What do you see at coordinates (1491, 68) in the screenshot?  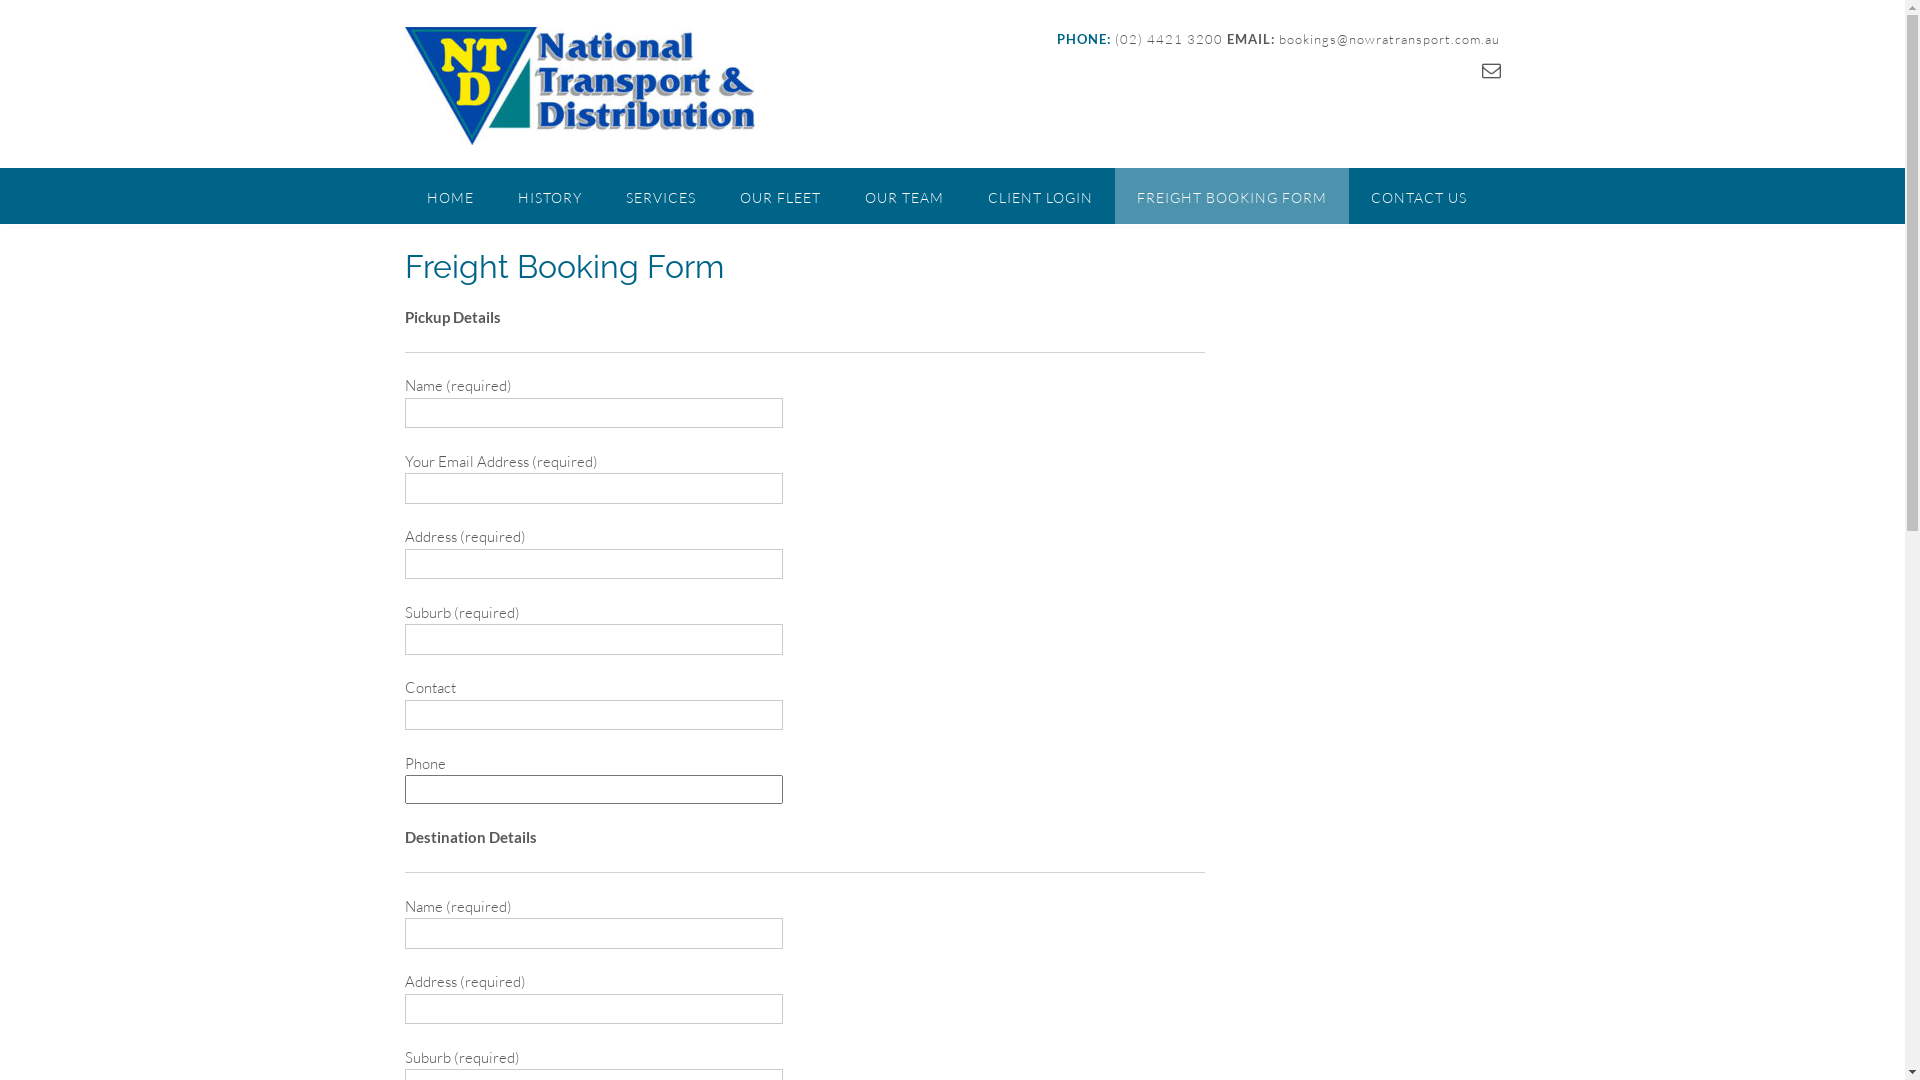 I see `'Send us an email'` at bounding box center [1491, 68].